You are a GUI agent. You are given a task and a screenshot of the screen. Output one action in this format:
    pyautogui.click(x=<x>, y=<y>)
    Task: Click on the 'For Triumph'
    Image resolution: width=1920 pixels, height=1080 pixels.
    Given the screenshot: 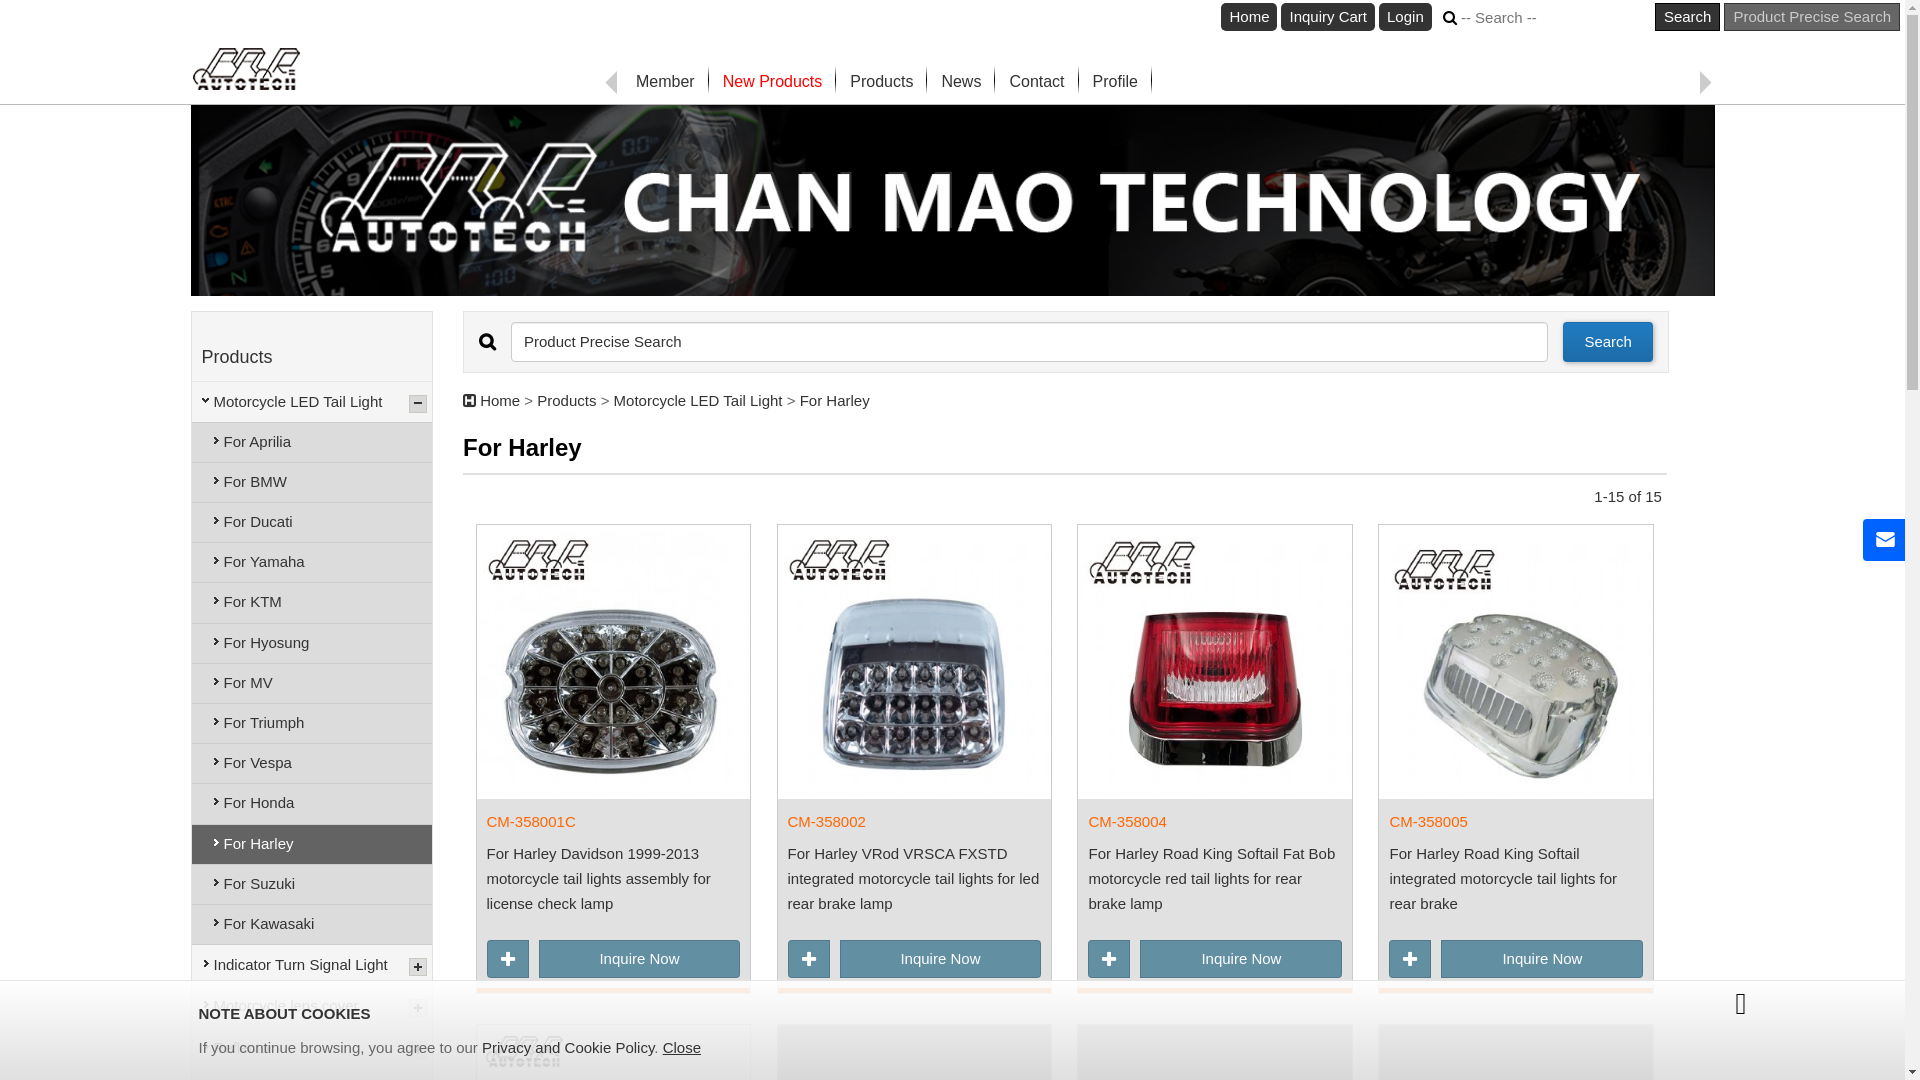 What is the action you would take?
    pyautogui.click(x=192, y=723)
    